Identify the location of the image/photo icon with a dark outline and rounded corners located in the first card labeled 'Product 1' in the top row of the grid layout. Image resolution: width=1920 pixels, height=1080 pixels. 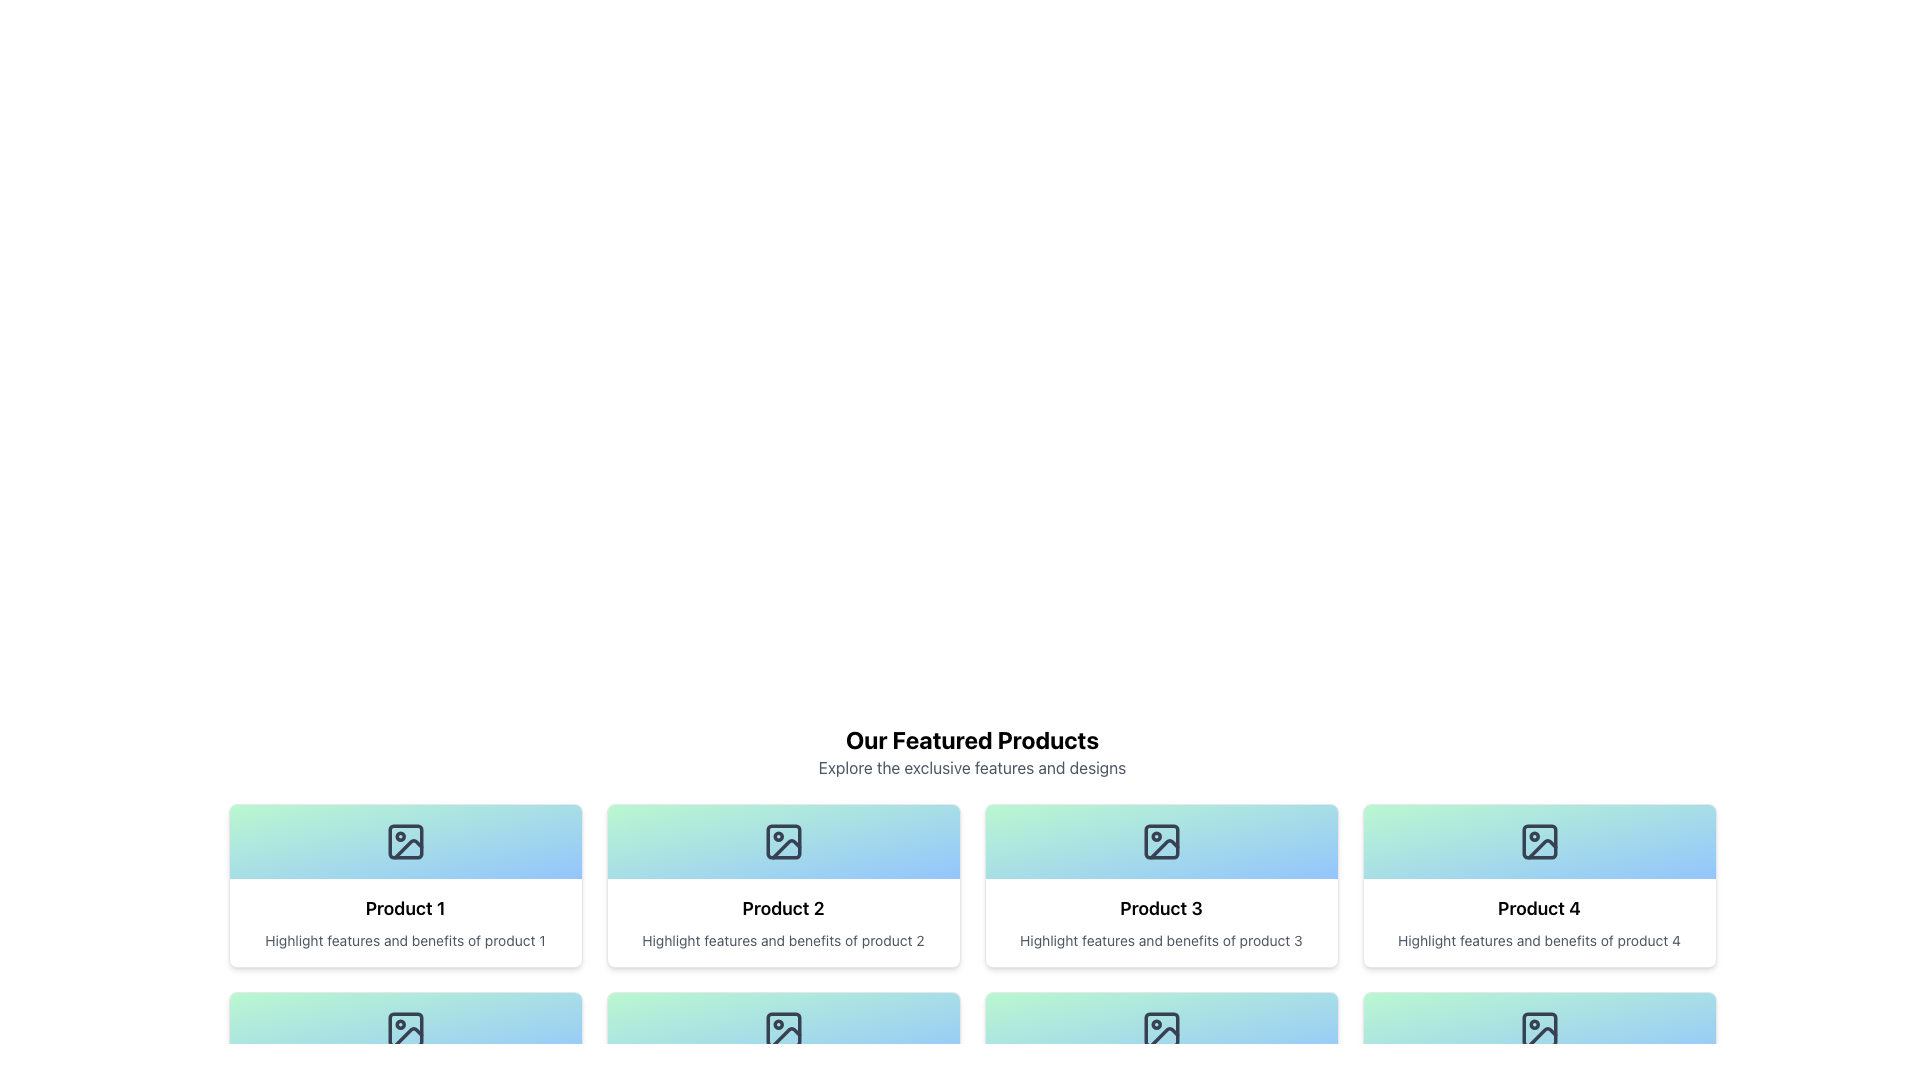
(404, 841).